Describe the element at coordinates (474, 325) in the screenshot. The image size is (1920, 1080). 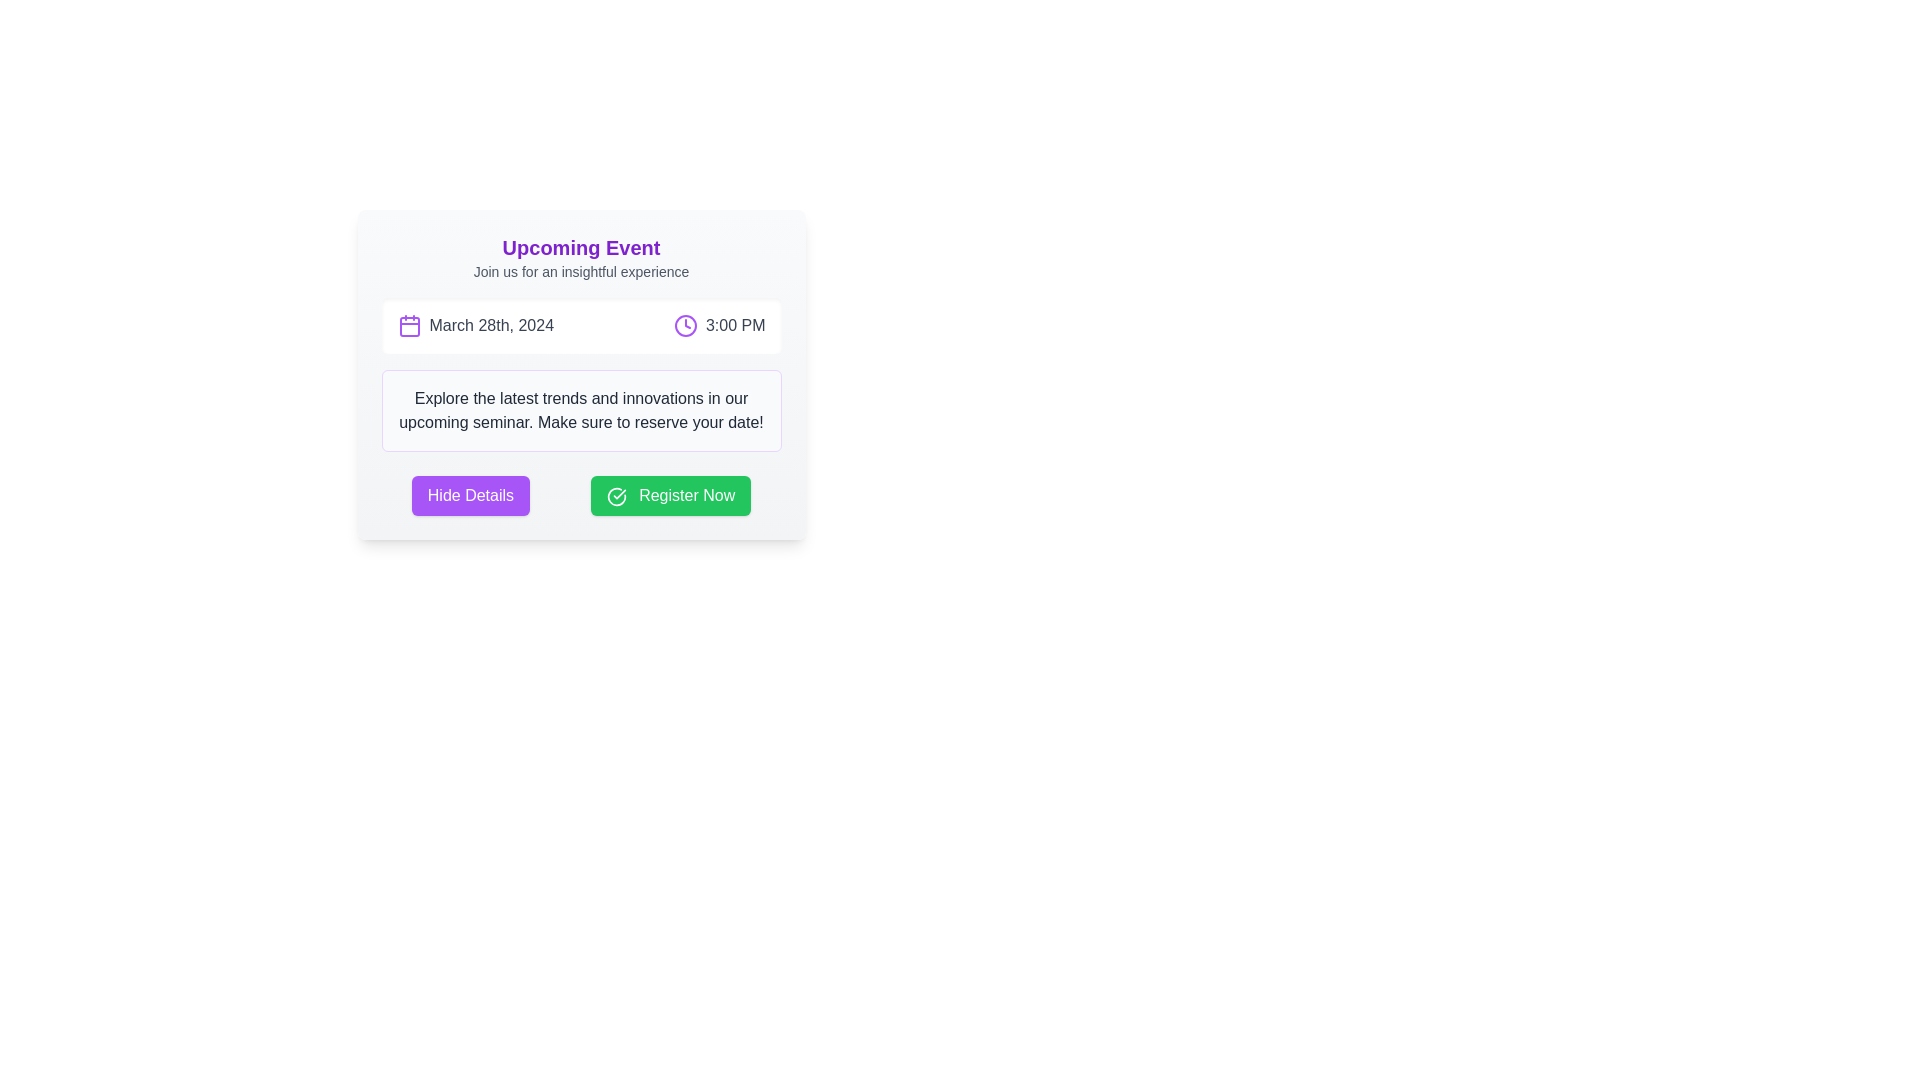
I see `the text 'March 28th, 2024' next to the purple calendar icon, which is located within a white rounded rectangle at the top-left of the component` at that location.